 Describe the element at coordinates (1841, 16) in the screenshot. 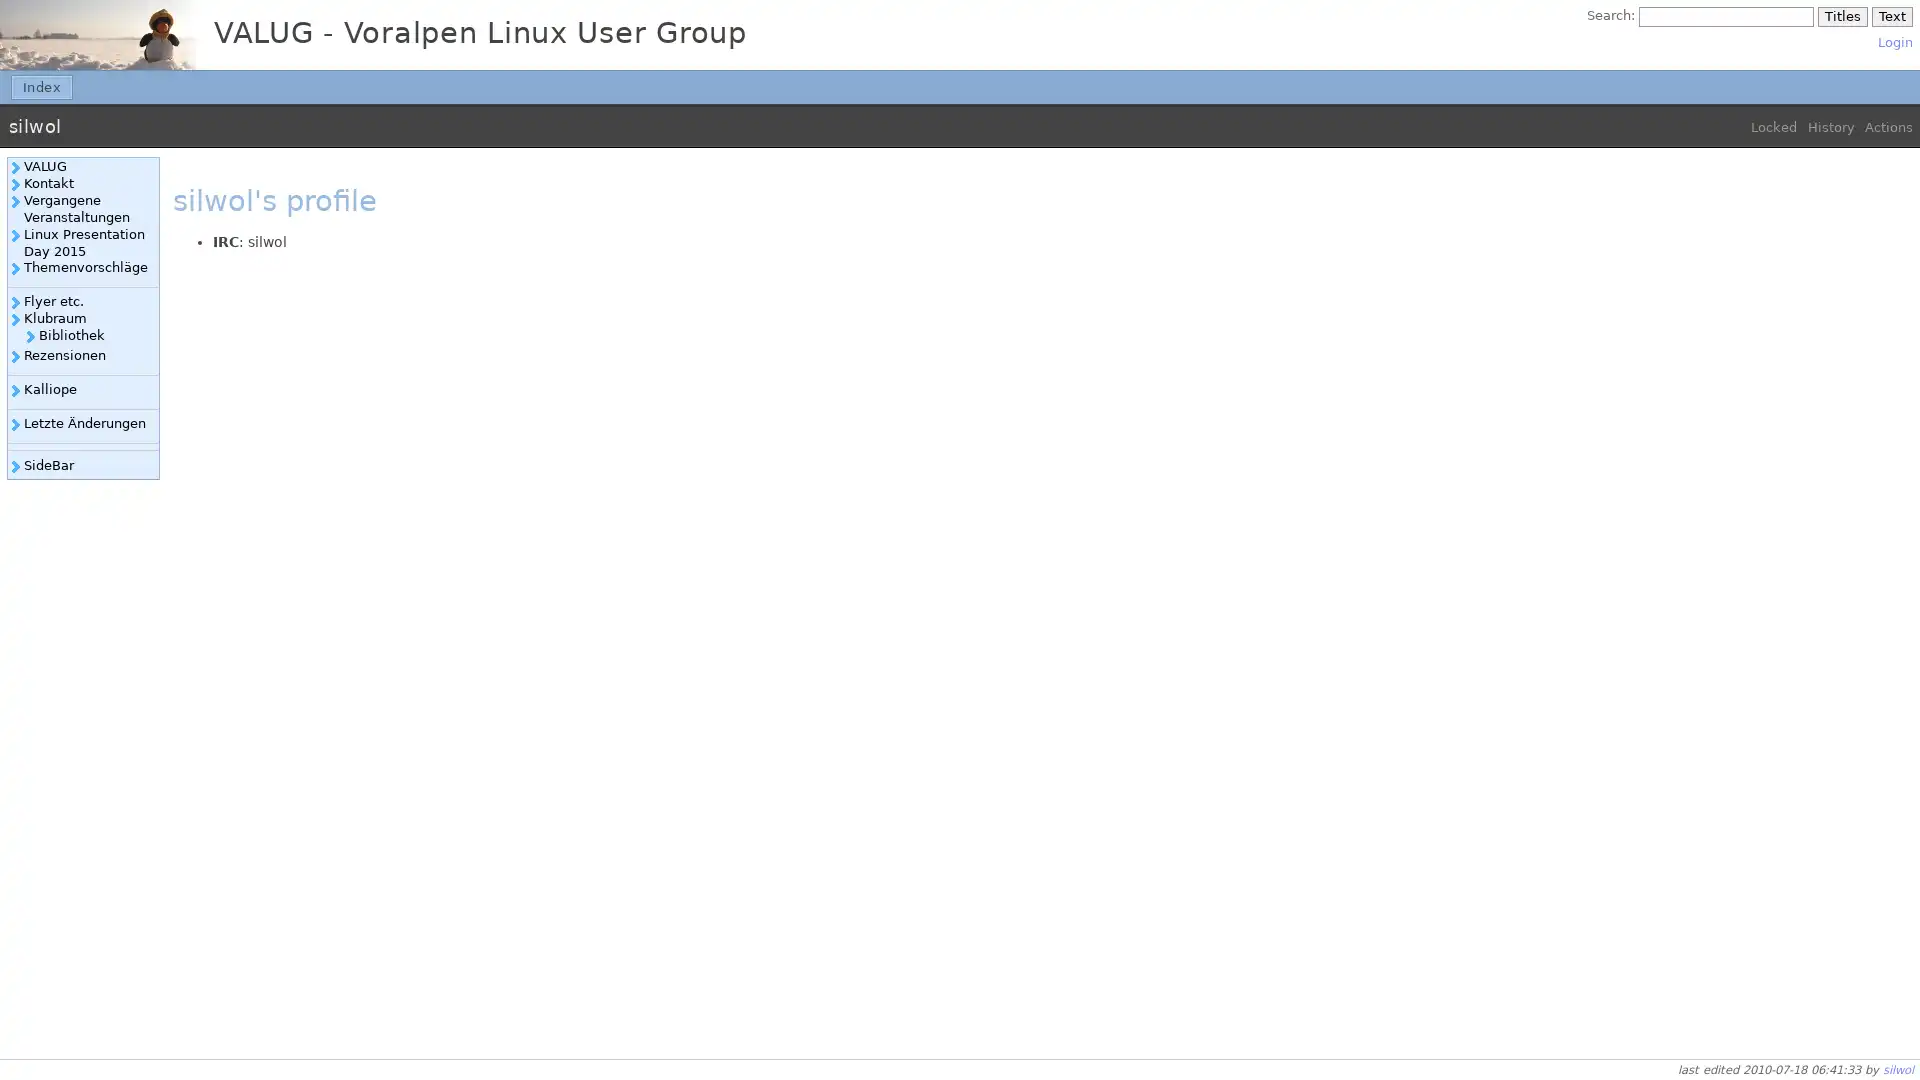

I see `Titles` at that location.